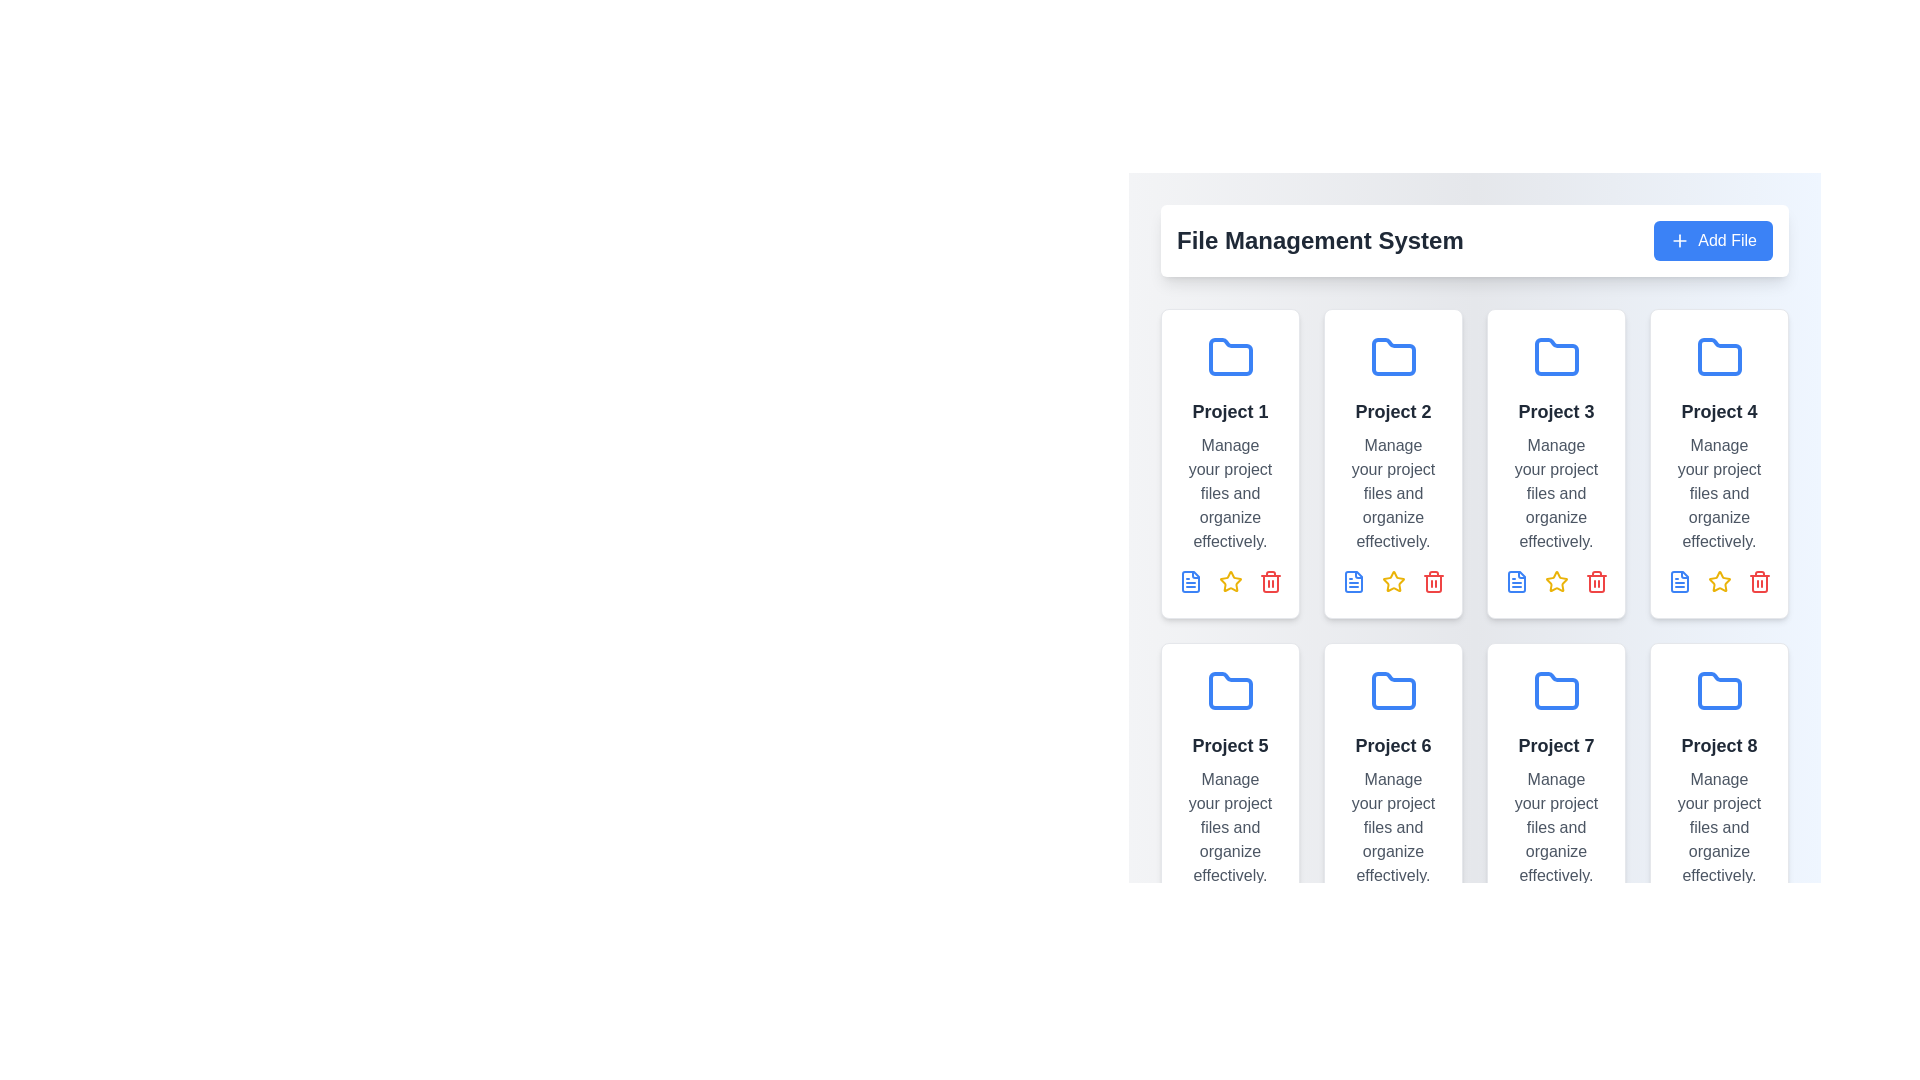 The height and width of the screenshot is (1080, 1920). I want to click on the folder icon located in the top-left panel labeled 'Project 1' in the UI, which is the first element in the grid layout, so click(1229, 356).